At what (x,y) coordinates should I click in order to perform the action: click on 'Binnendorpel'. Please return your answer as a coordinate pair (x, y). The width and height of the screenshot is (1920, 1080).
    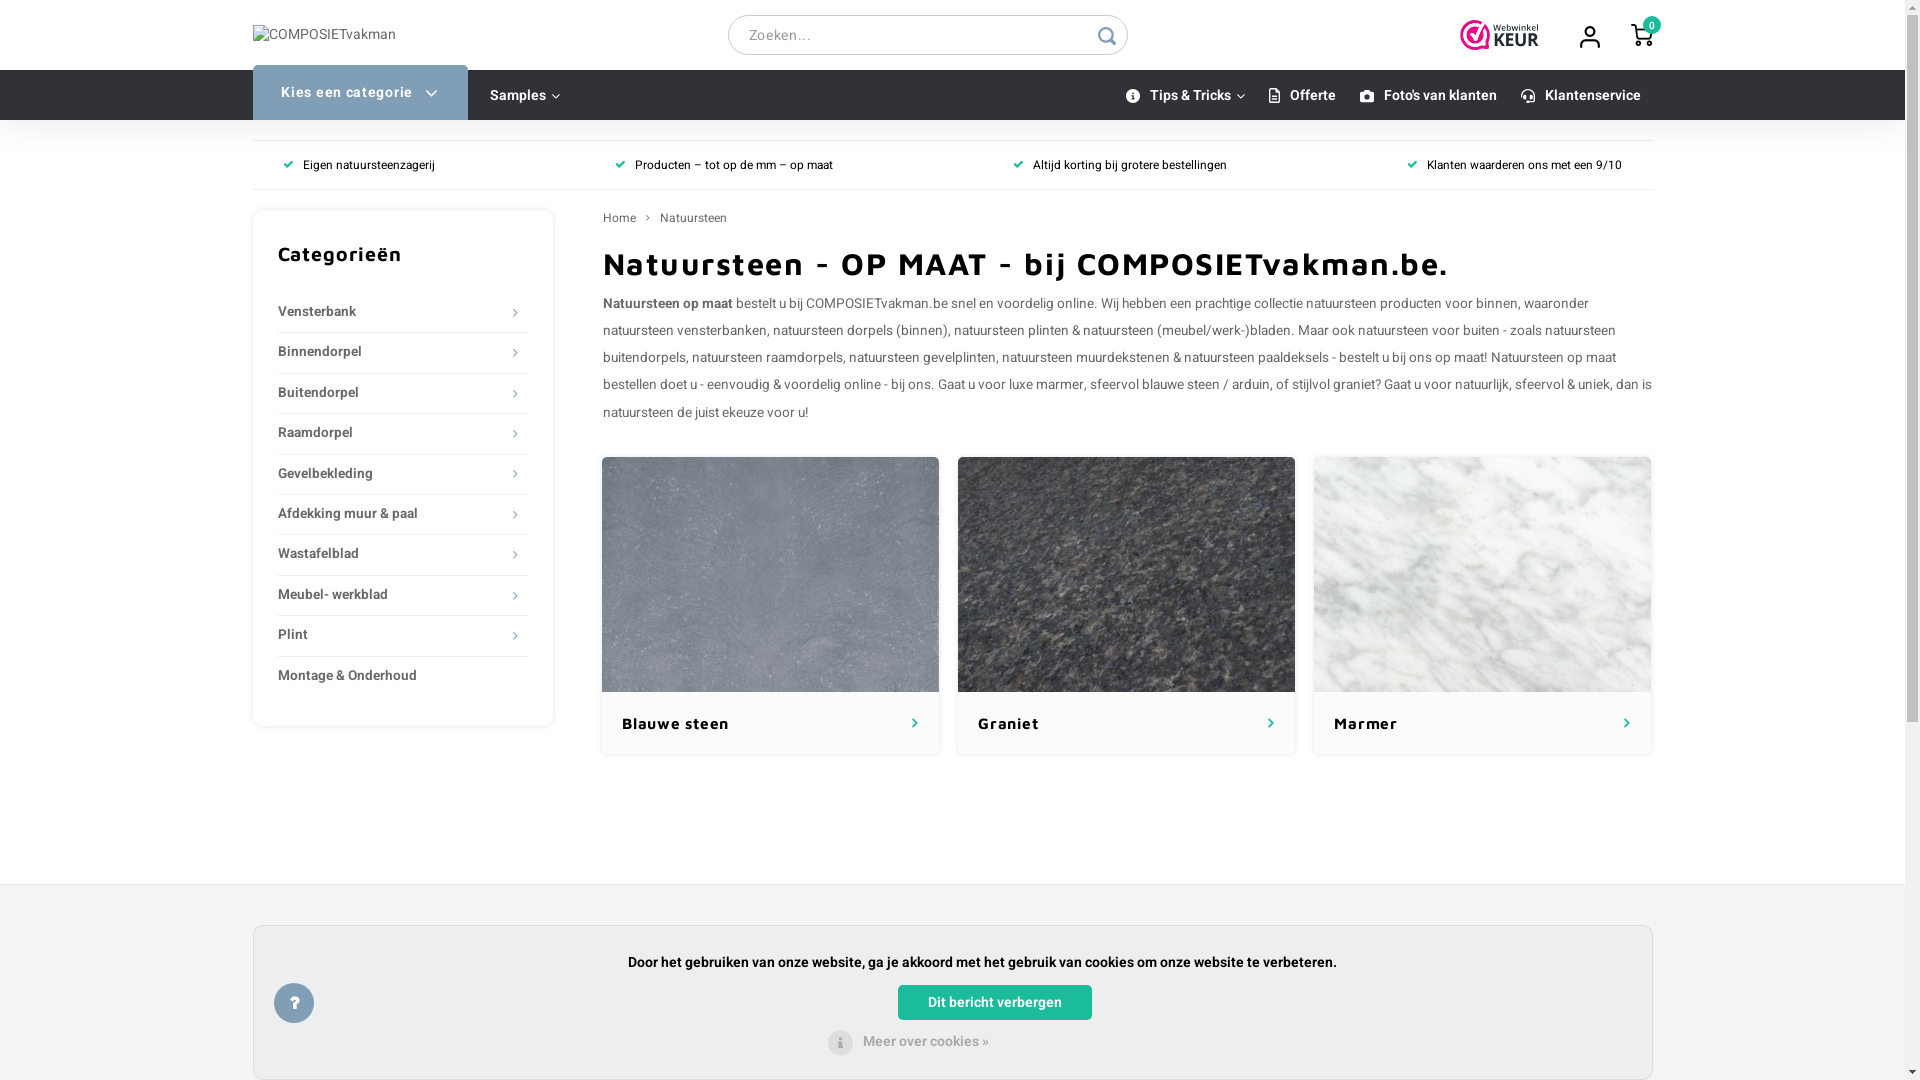
    Looking at the image, I should click on (277, 351).